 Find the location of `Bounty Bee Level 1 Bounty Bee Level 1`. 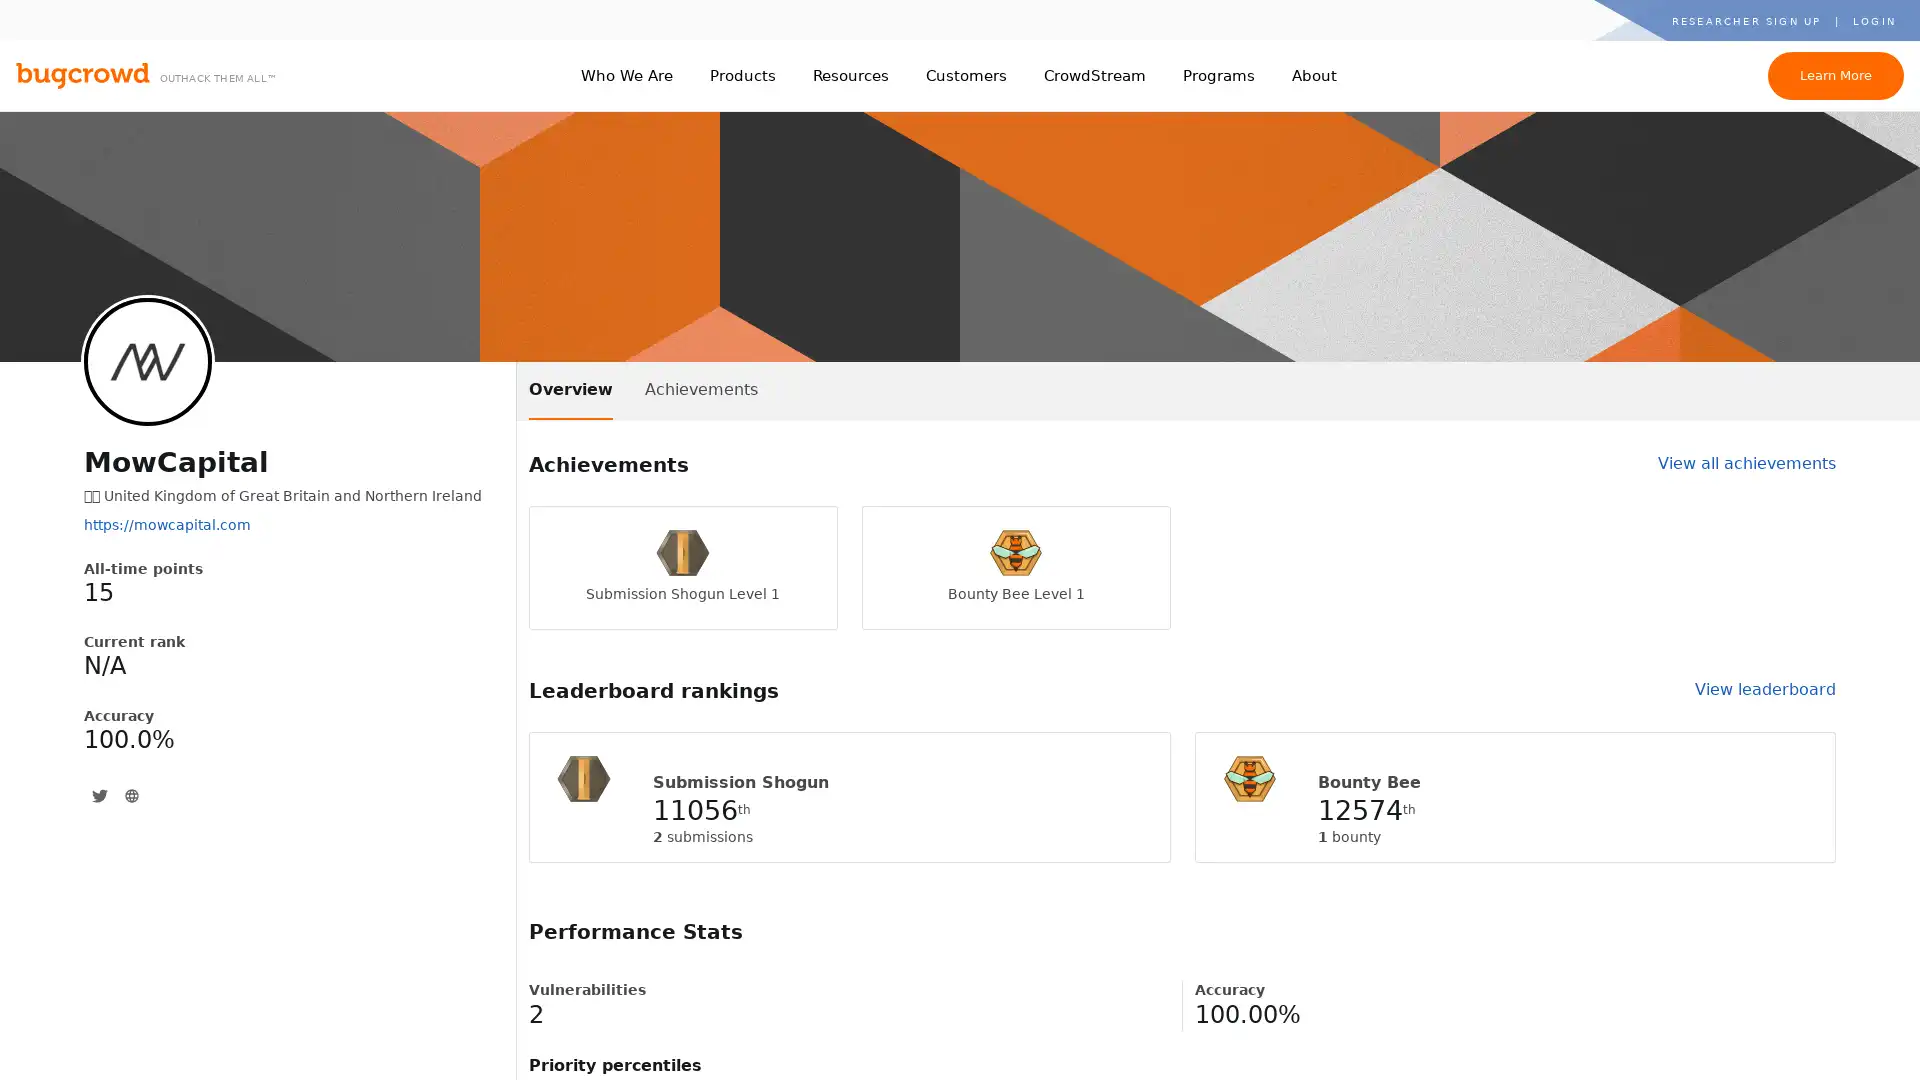

Bounty Bee Level 1 Bounty Bee Level 1 is located at coordinates (1015, 567).